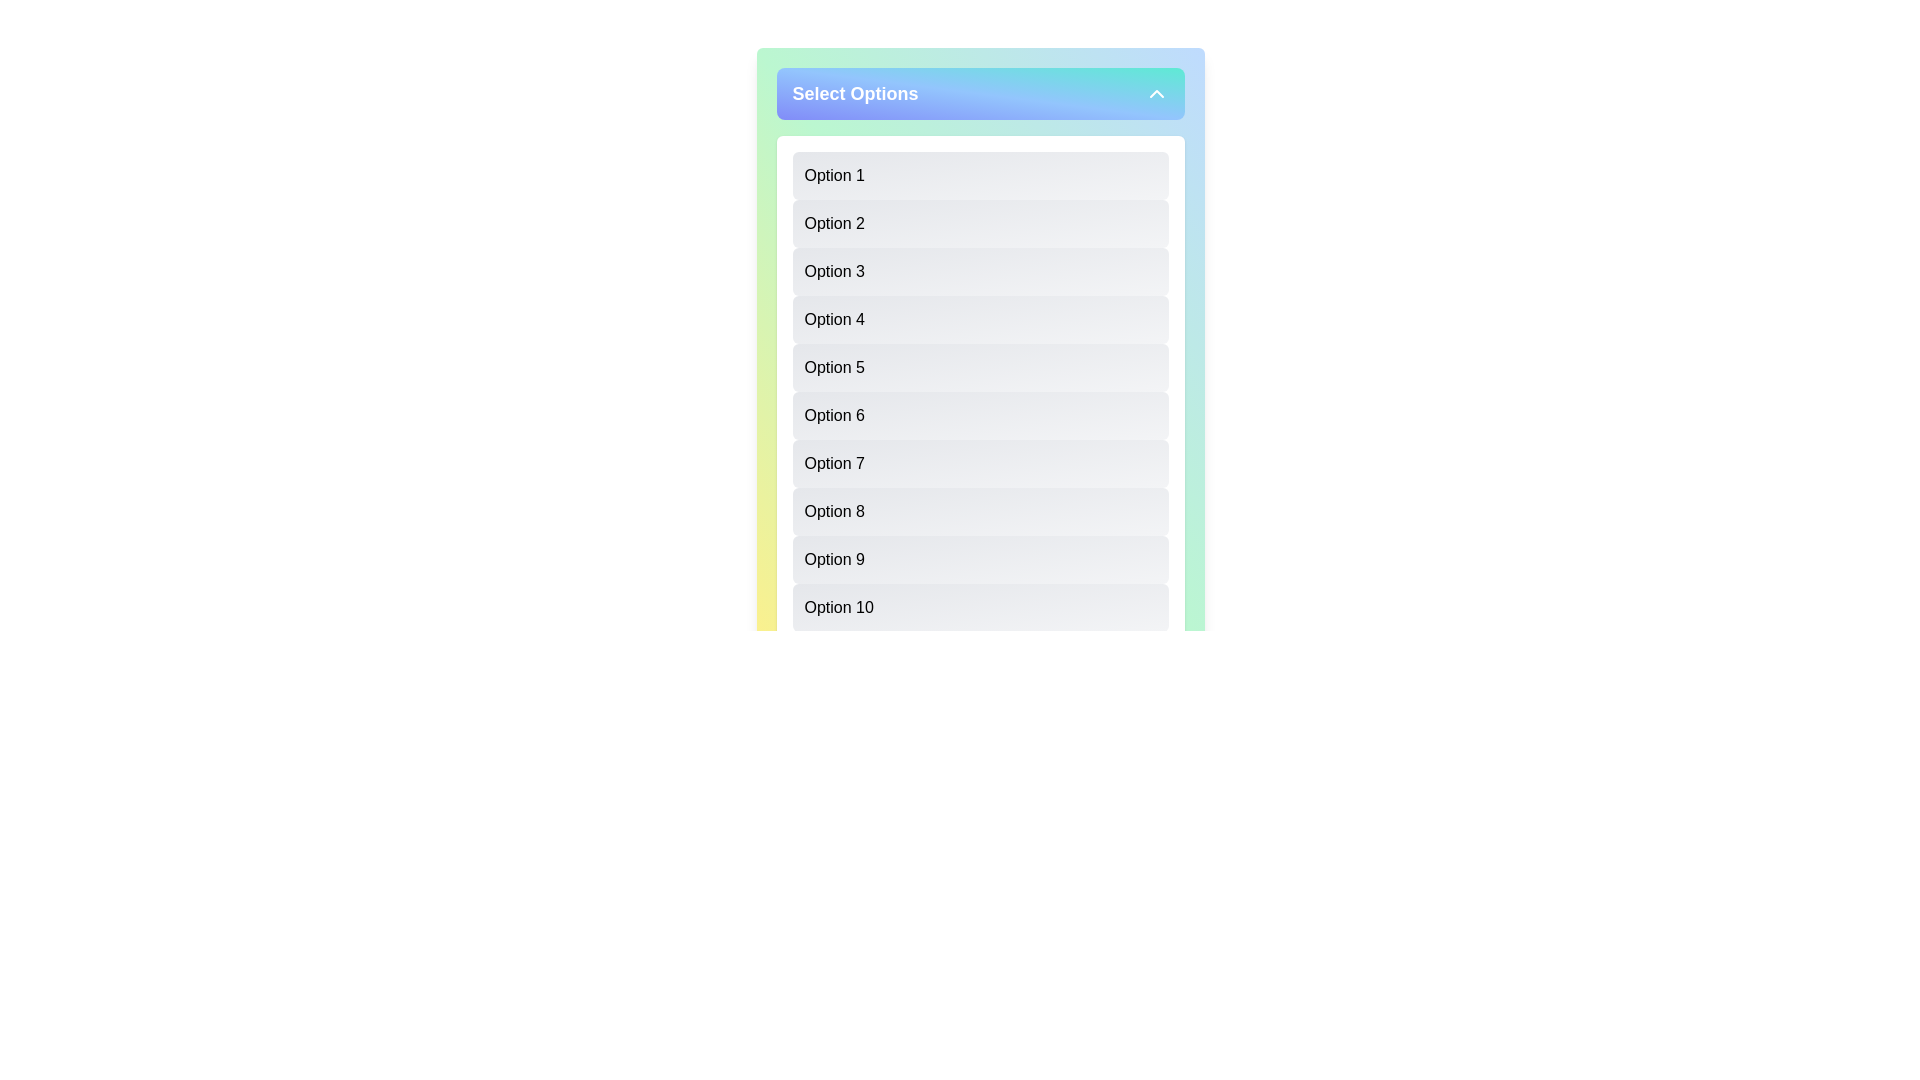 This screenshot has width=1920, height=1080. What do you see at coordinates (980, 367) in the screenshot?
I see `the fifth option in the vertical list of ten within the white, rounded, shadowed box titled 'Select Options'` at bounding box center [980, 367].